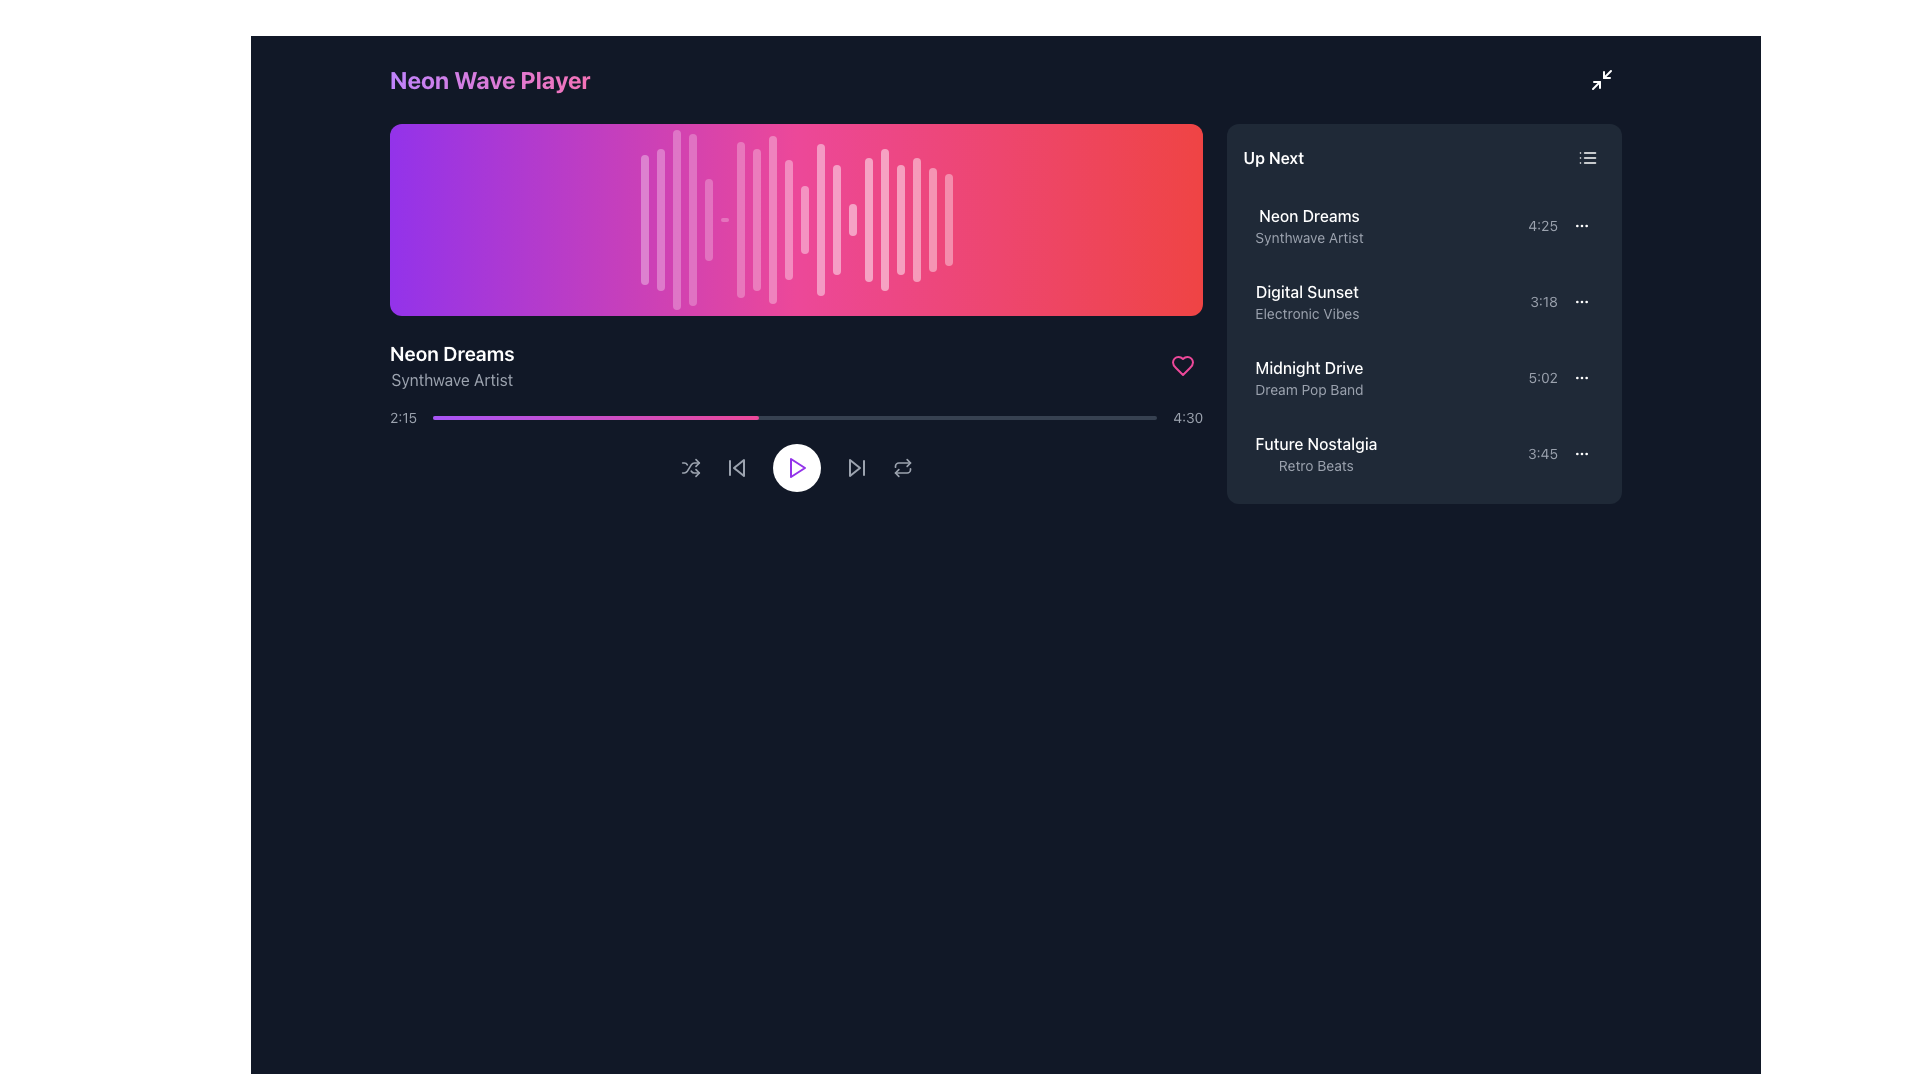 The width and height of the screenshot is (1920, 1080). What do you see at coordinates (1579, 454) in the screenshot?
I see `the context menu icon (horizontal ellipsis) for the song 'Future Nostalgia' by 'Retro Beats'` at bounding box center [1579, 454].